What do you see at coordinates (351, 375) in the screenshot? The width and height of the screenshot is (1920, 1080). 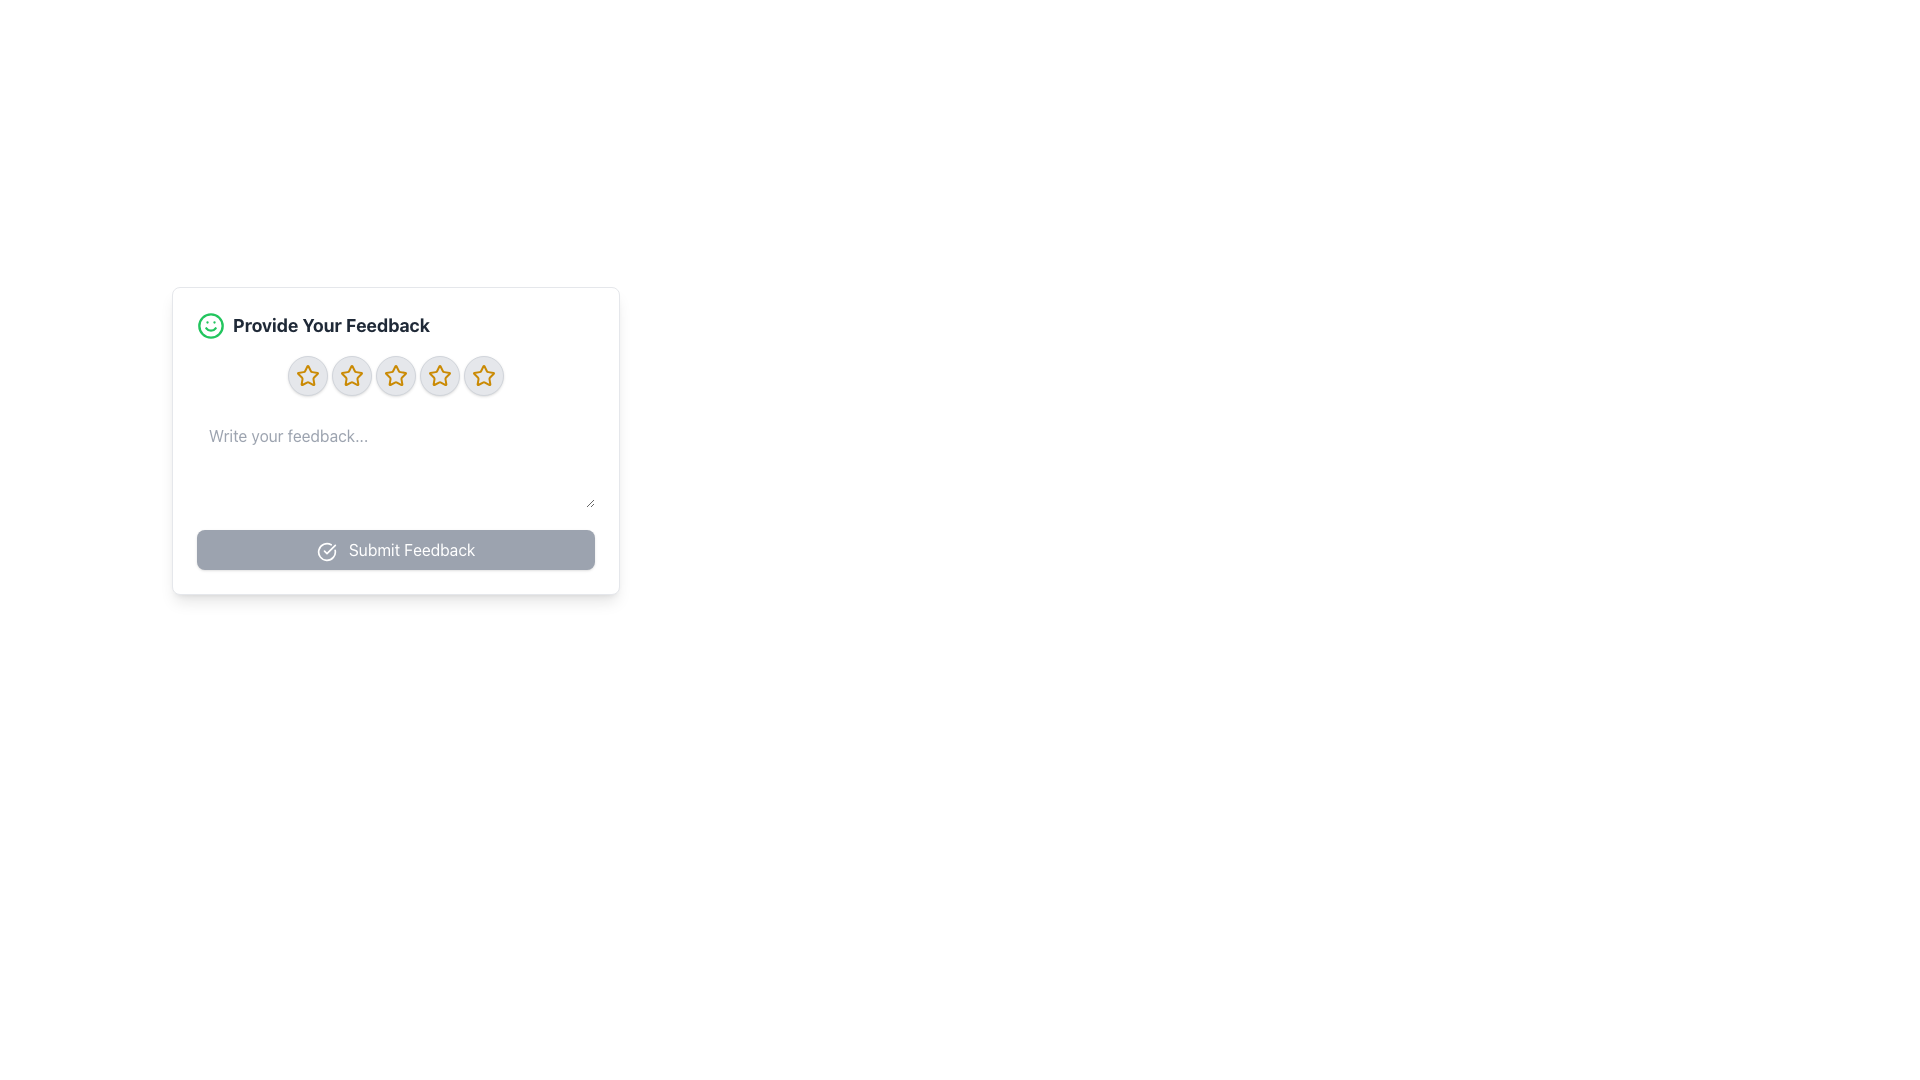 I see `the circular button with a yellow star icon, which is the second star in a horizontal sequence of five star-shaped buttons` at bounding box center [351, 375].